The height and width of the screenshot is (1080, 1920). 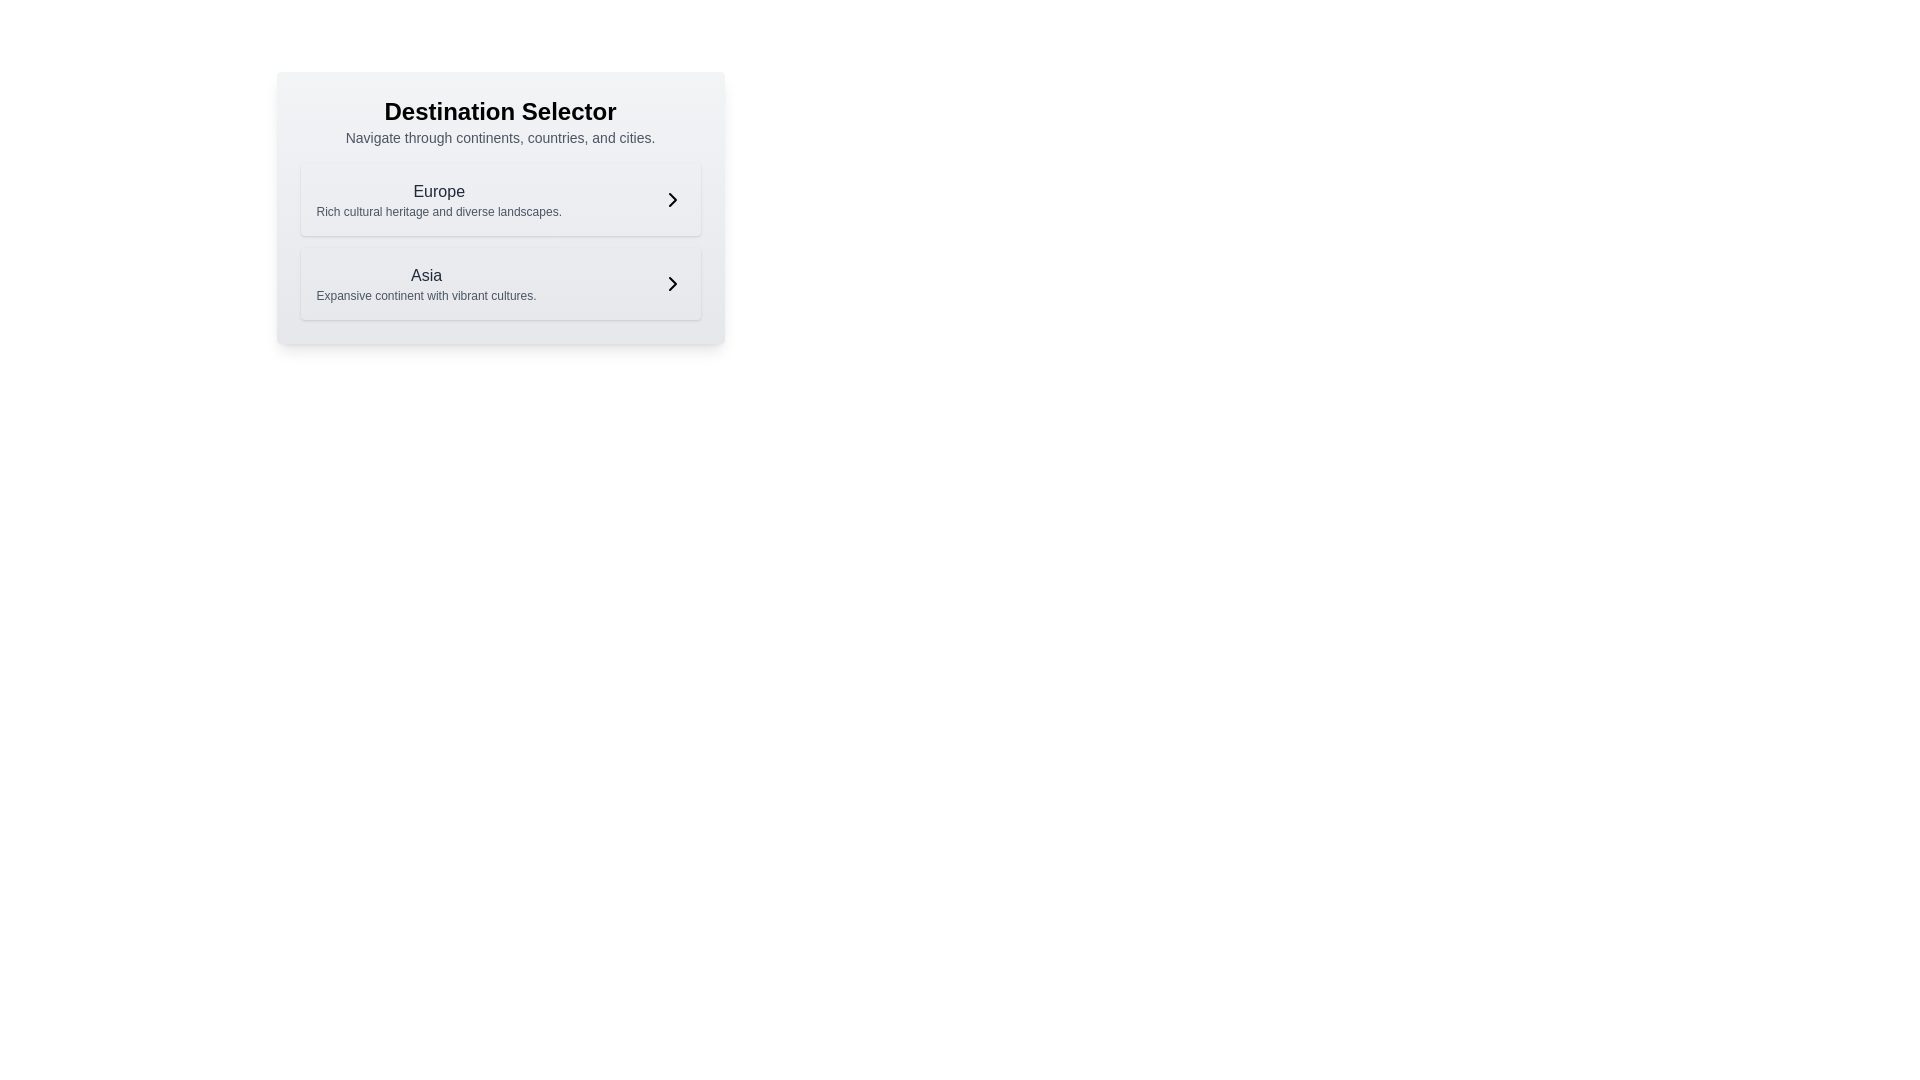 What do you see at coordinates (672, 284) in the screenshot?
I see `the right-pointing chevron icon within the light gray rectangular area` at bounding box center [672, 284].